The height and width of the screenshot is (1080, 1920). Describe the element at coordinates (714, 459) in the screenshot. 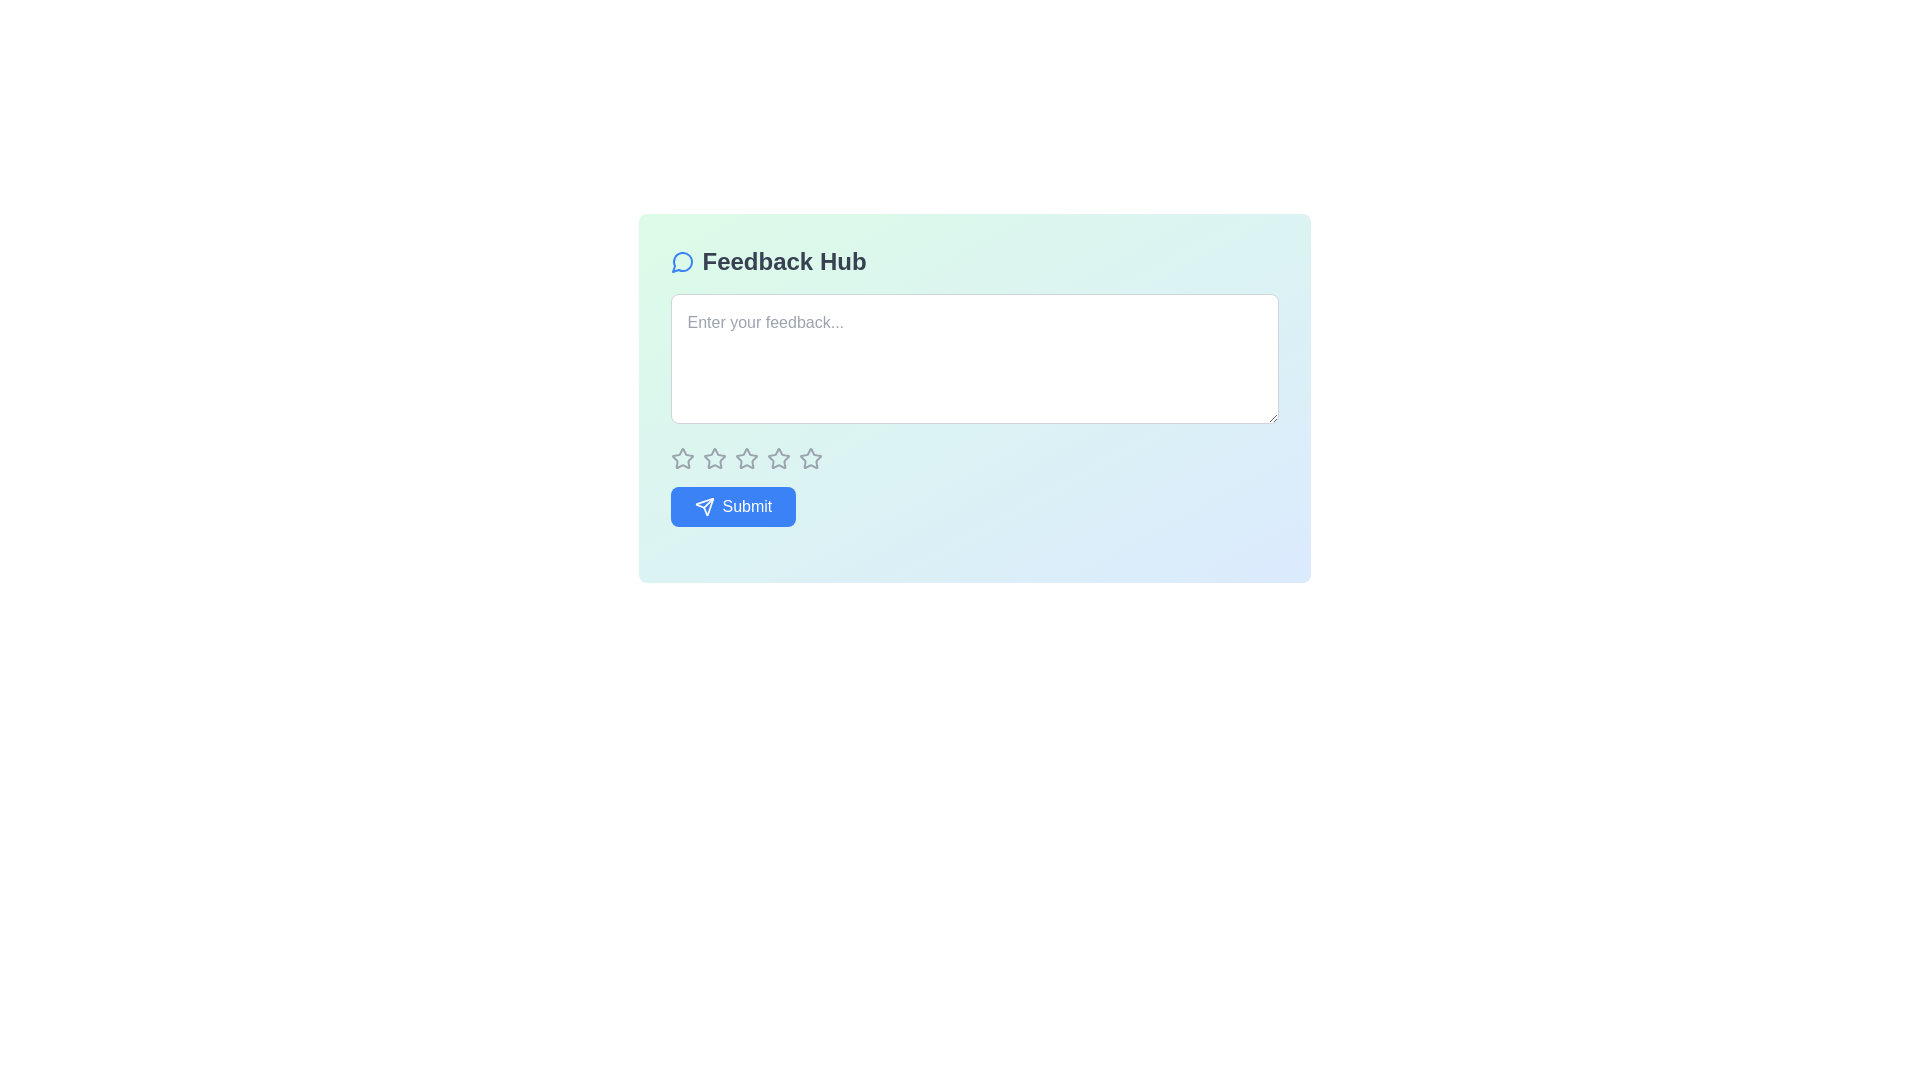

I see `the second gray outlined star icon in the rating system` at that location.